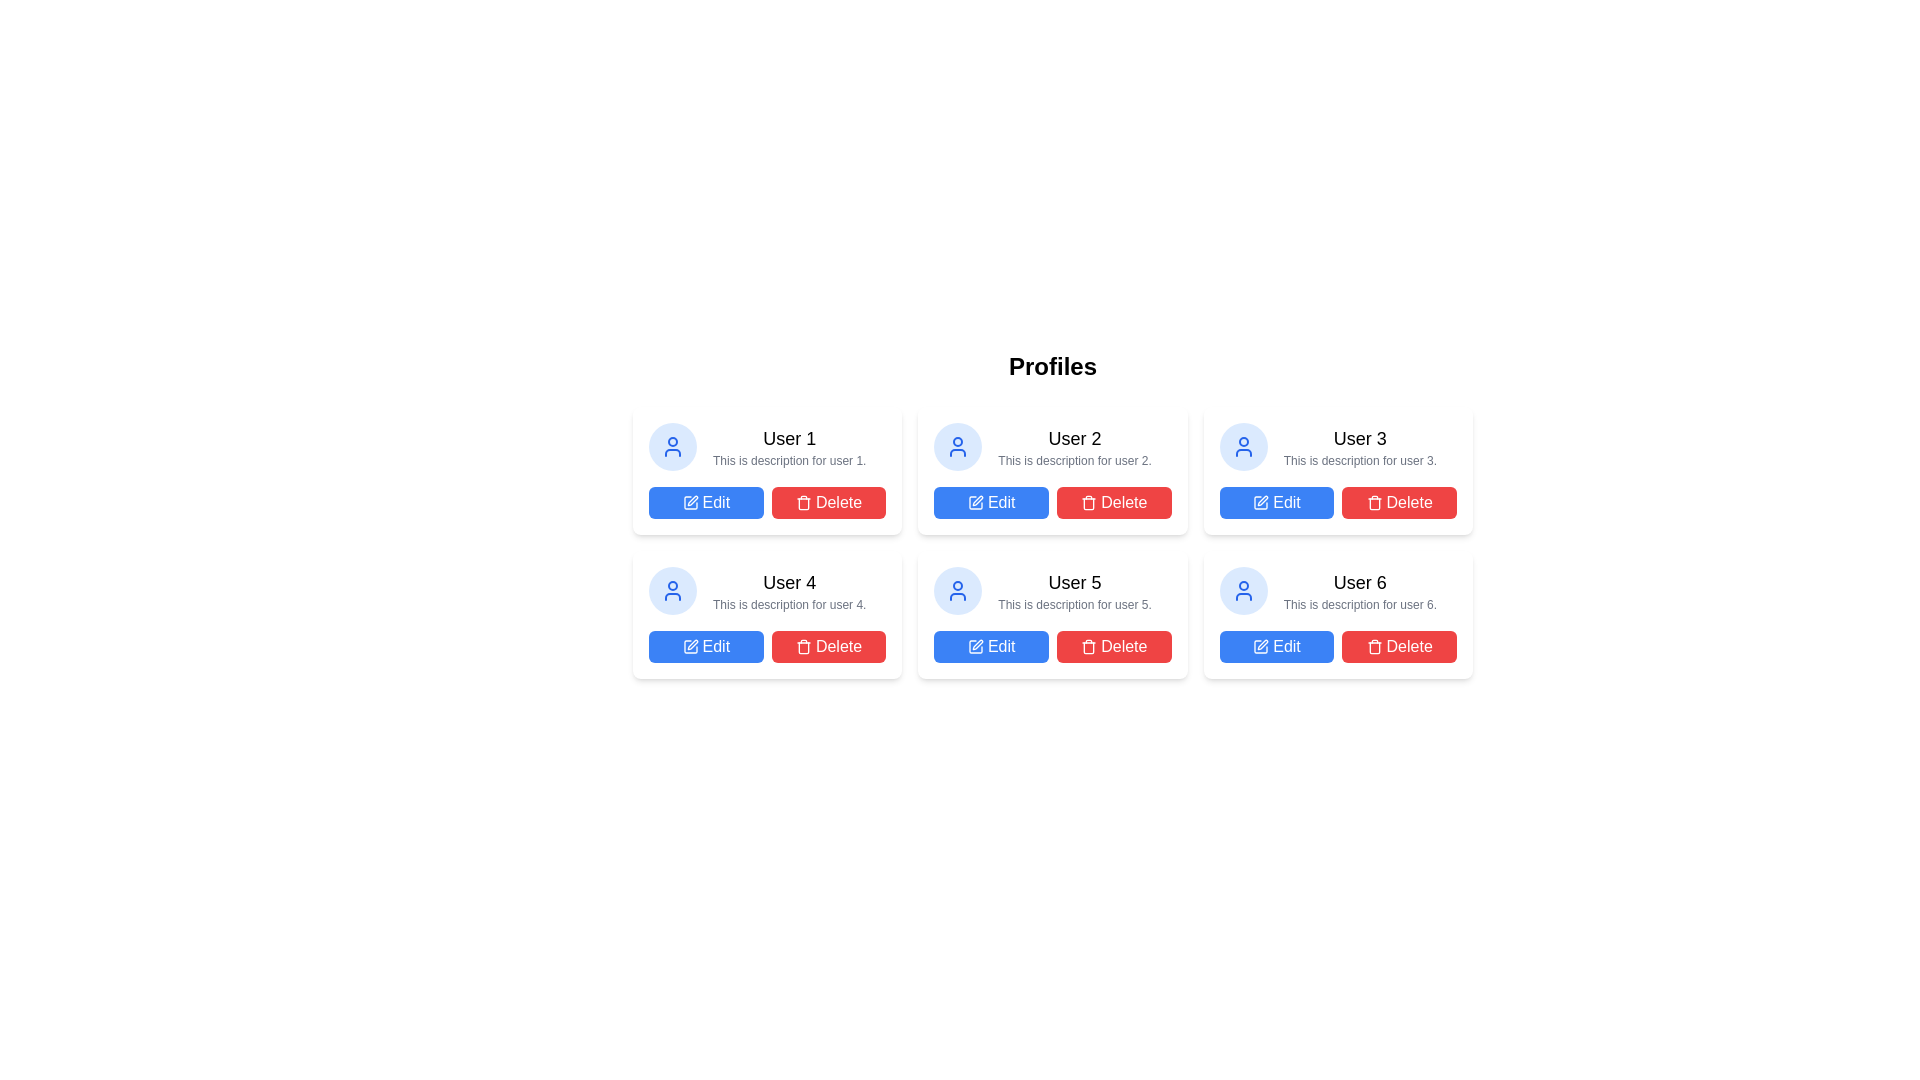 The height and width of the screenshot is (1080, 1920). What do you see at coordinates (1262, 500) in the screenshot?
I see `the edit icon within the 'Edit' button for the user profile labeled 'User 3', located in the rightmost column of the top row of user cards` at bounding box center [1262, 500].